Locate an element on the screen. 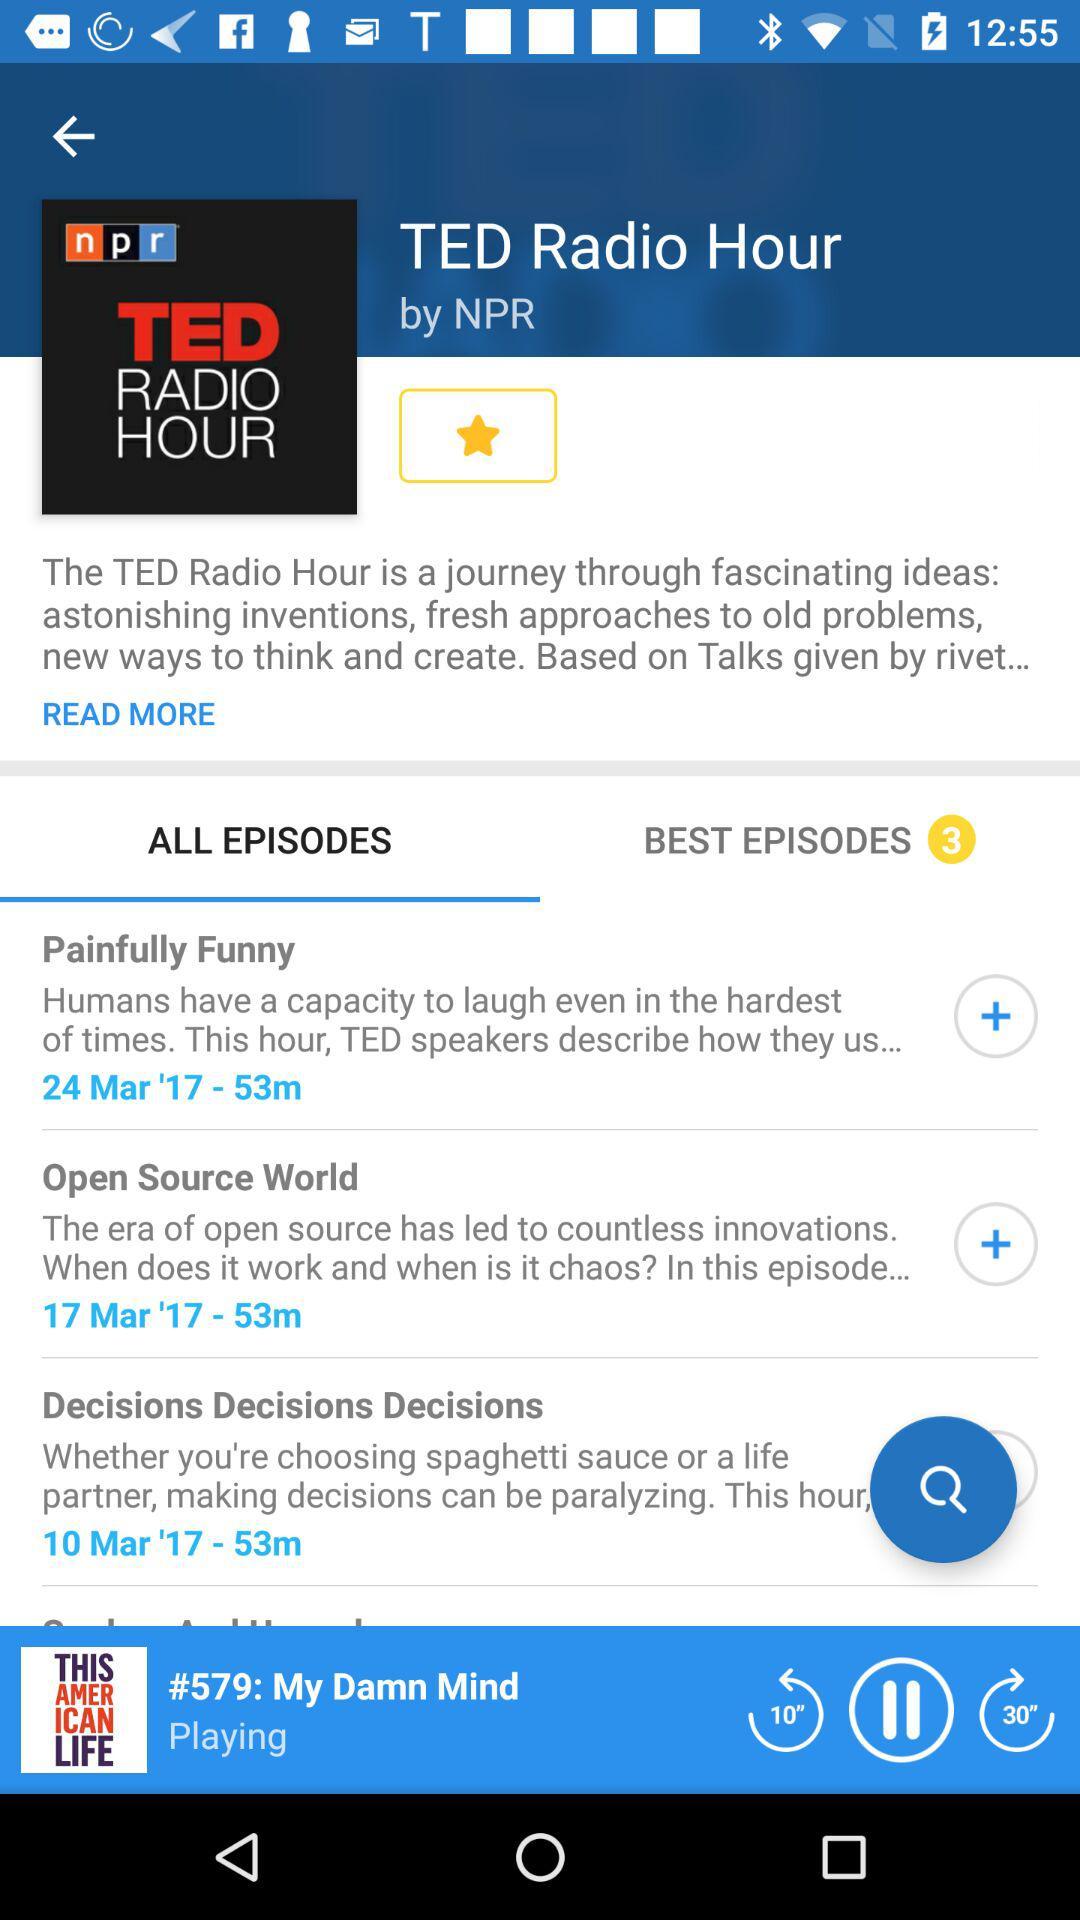 The width and height of the screenshot is (1080, 1920). reload is located at coordinates (785, 1708).